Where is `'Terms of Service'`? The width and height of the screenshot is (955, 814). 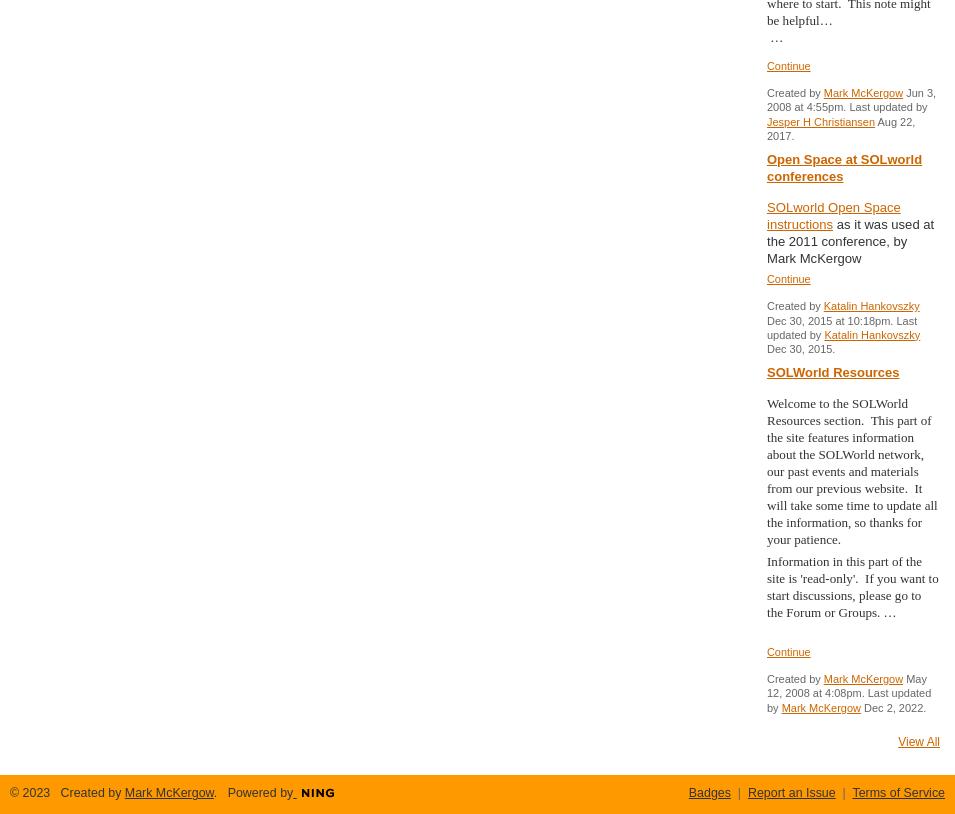
'Terms of Service' is located at coordinates (898, 792).